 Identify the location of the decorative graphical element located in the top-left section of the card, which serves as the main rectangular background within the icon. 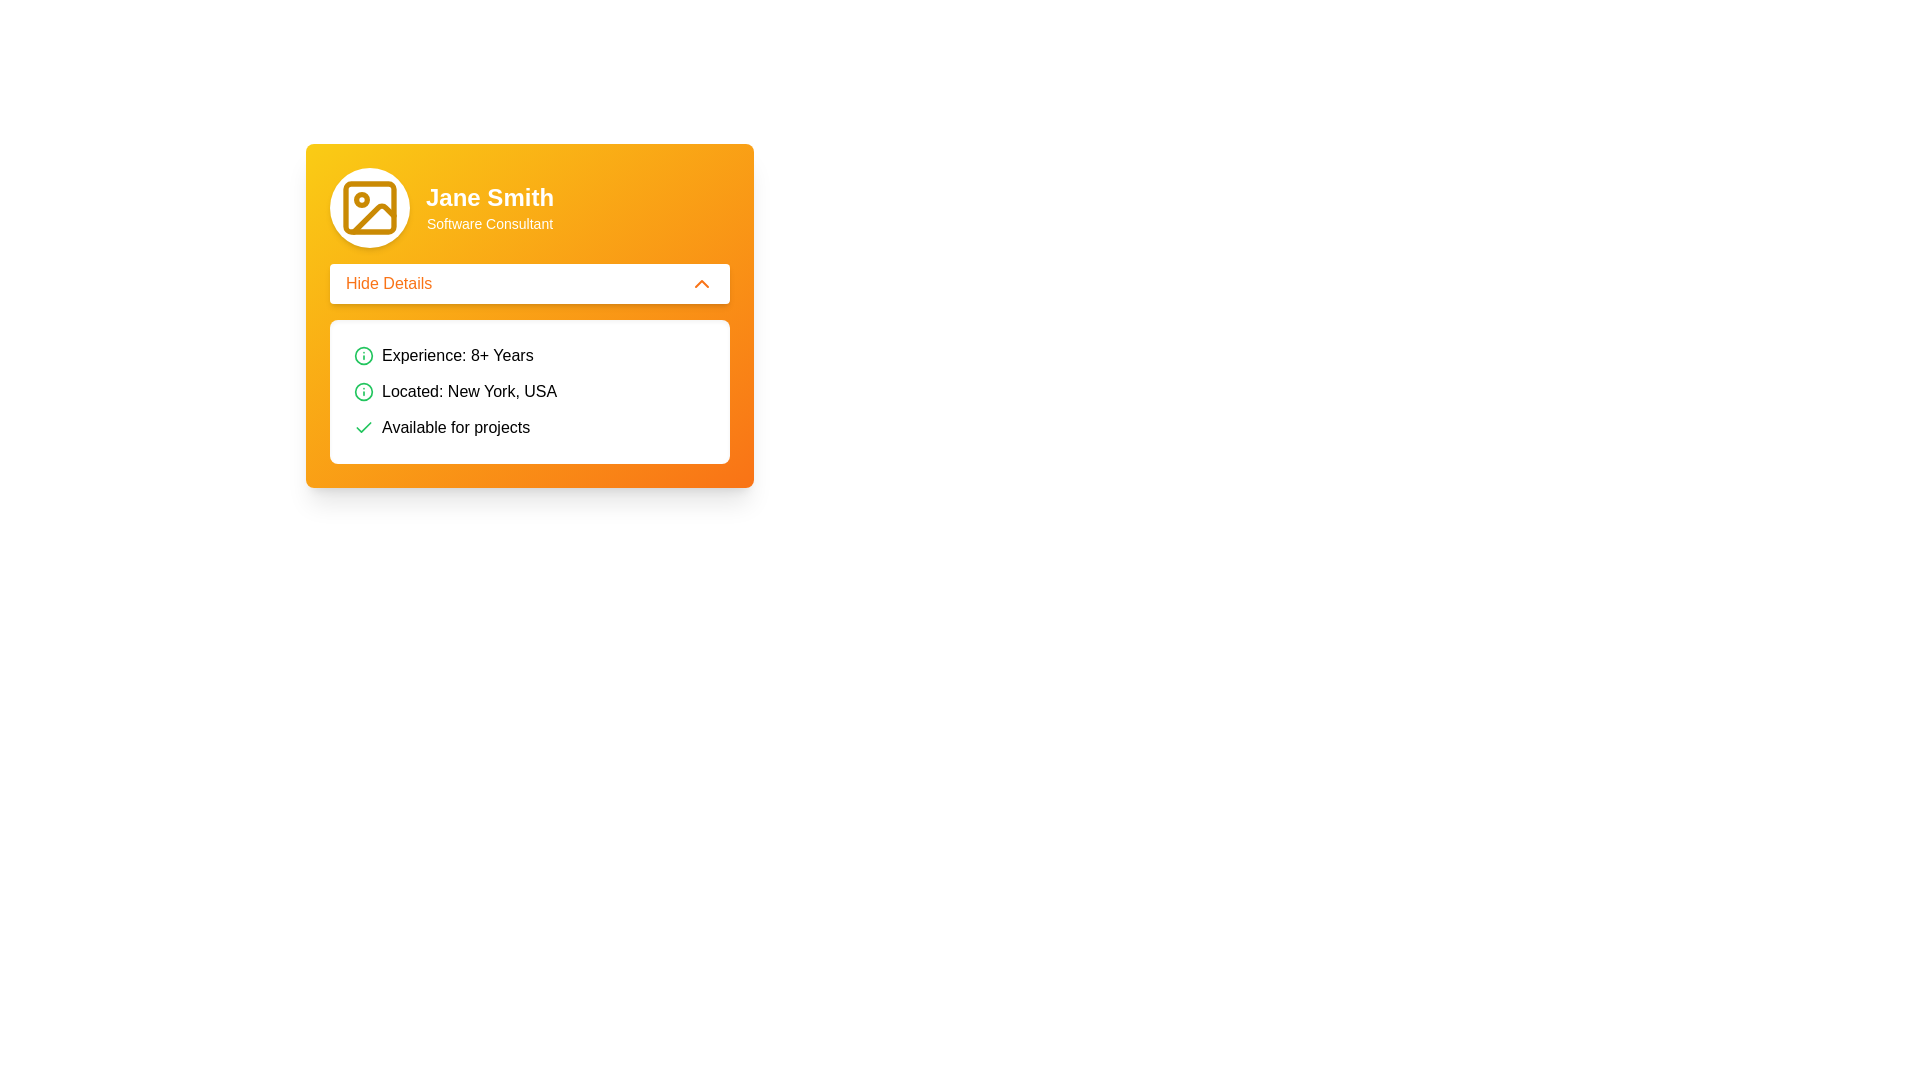
(369, 208).